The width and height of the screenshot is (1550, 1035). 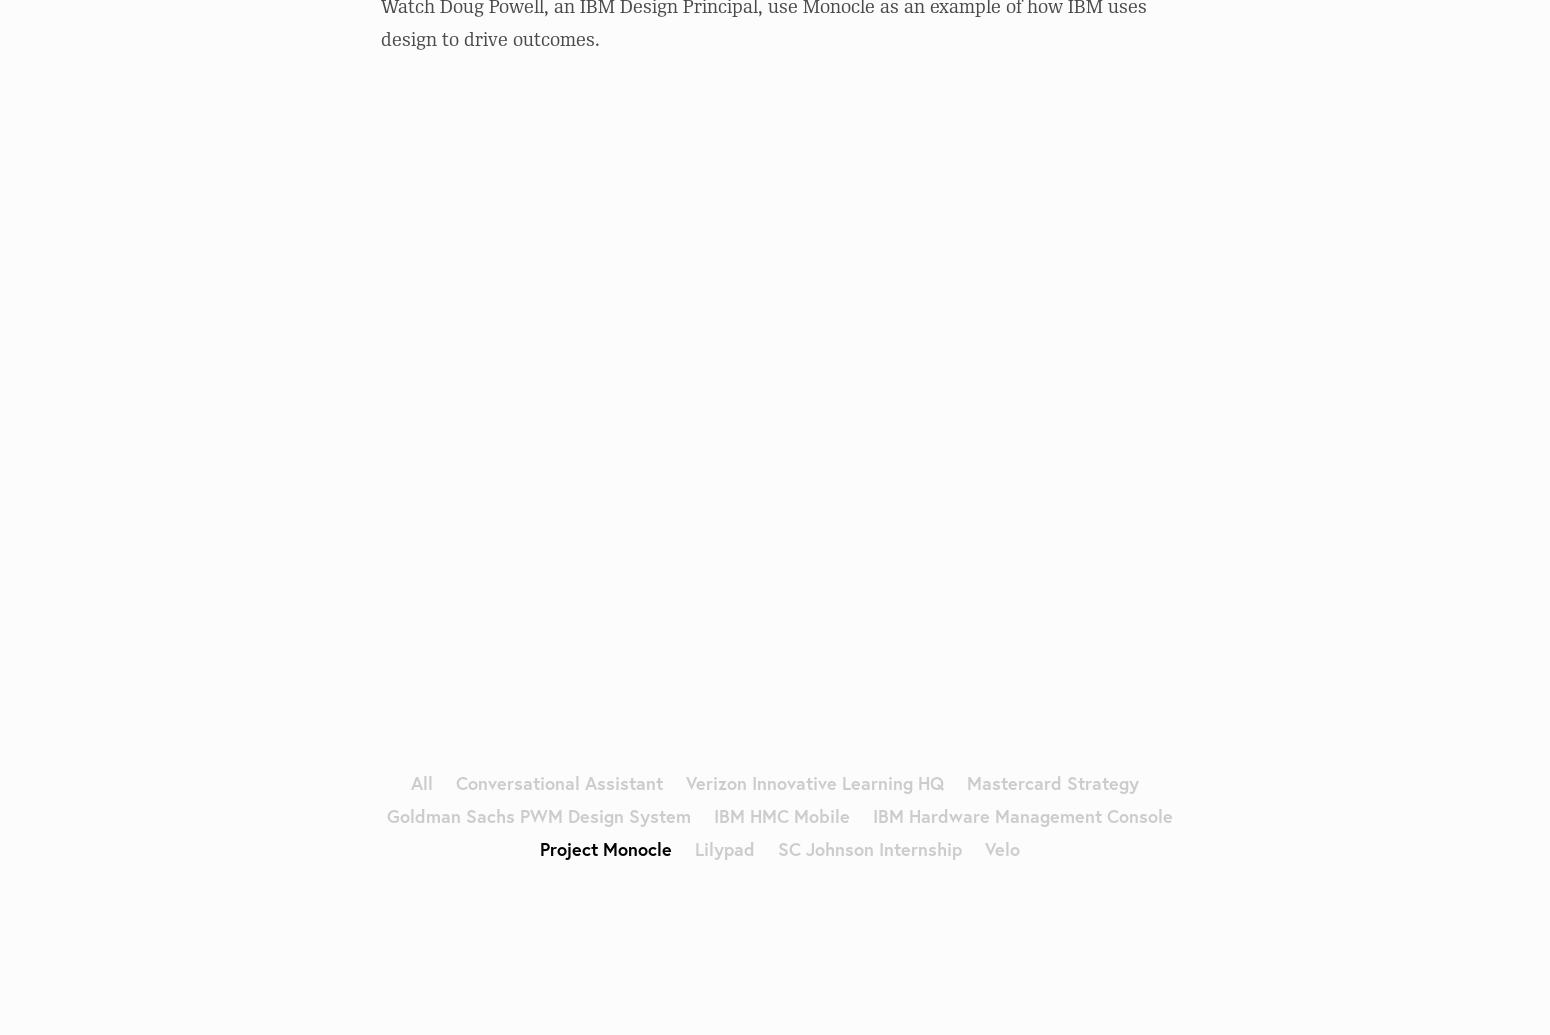 What do you see at coordinates (868, 846) in the screenshot?
I see `'SC Johnson Internship'` at bounding box center [868, 846].